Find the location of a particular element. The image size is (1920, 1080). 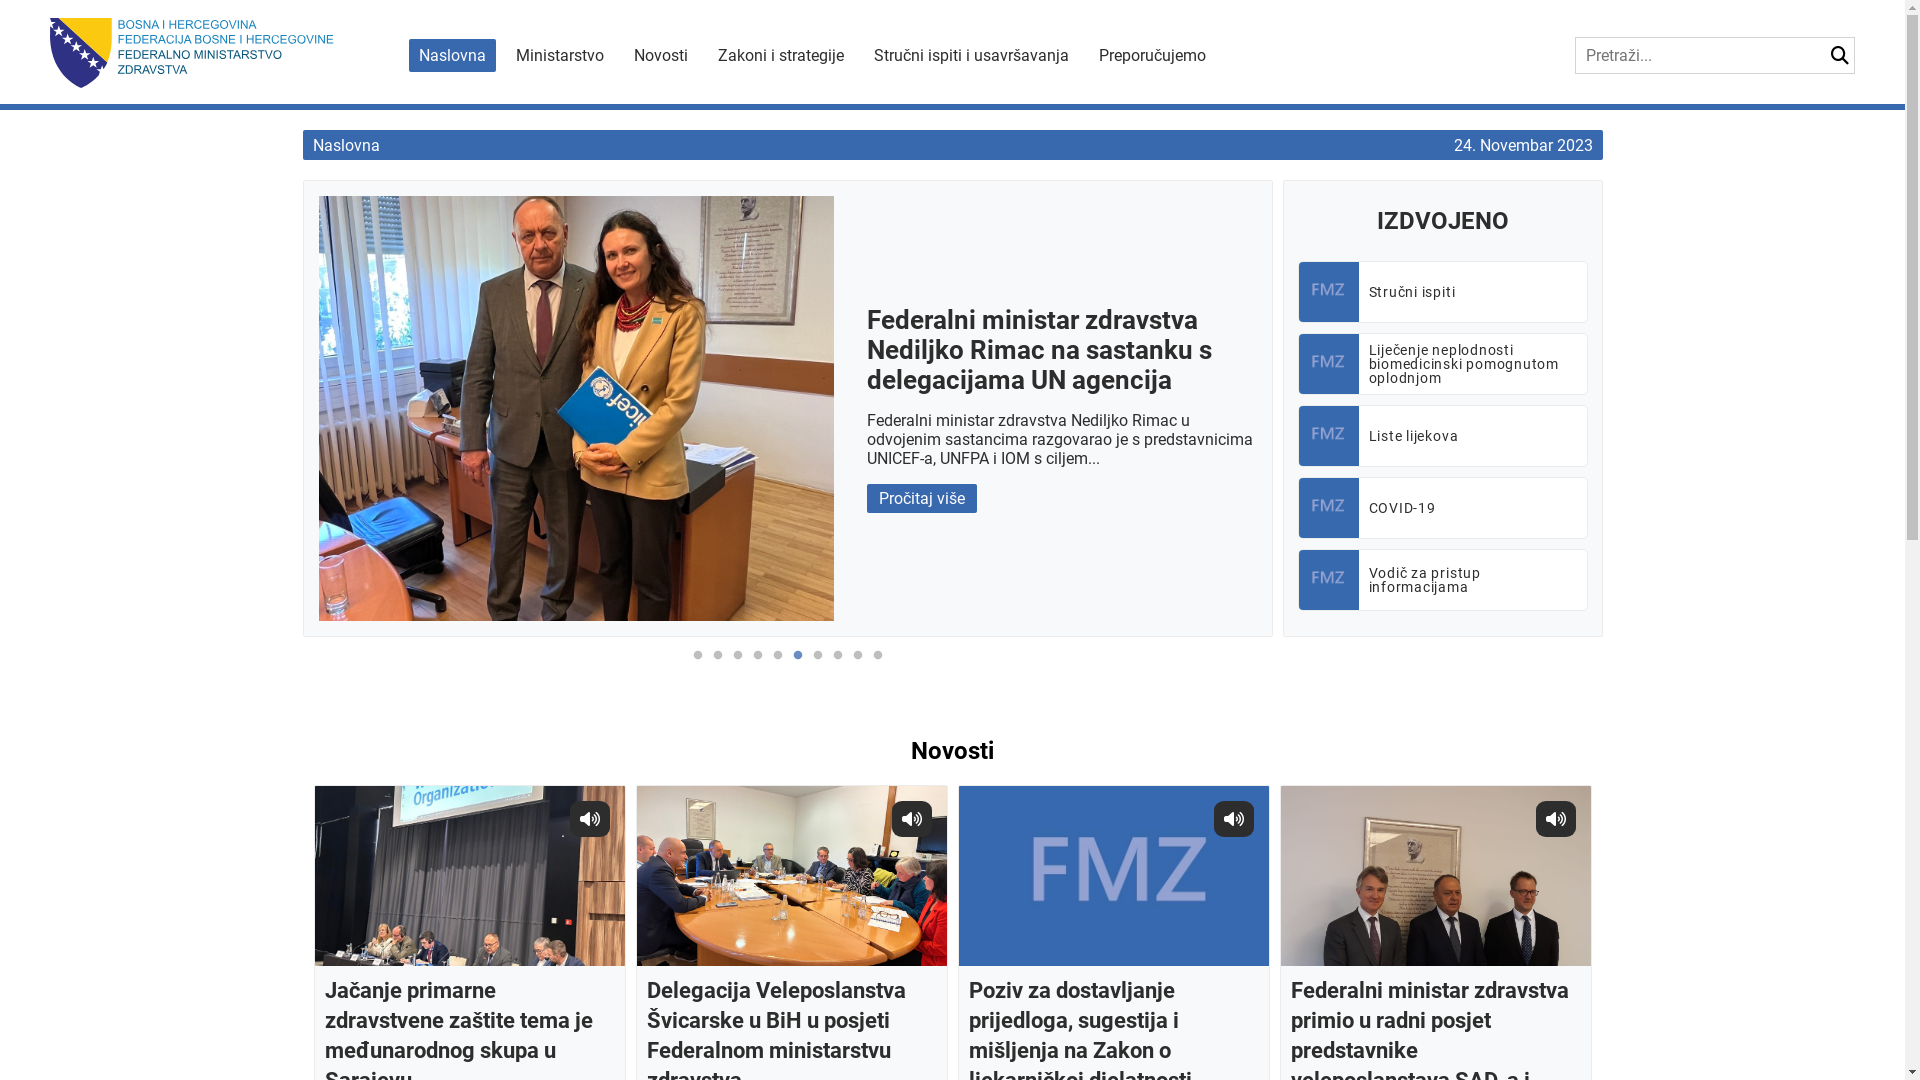

'Zakoni i strategije' is located at coordinates (780, 54).